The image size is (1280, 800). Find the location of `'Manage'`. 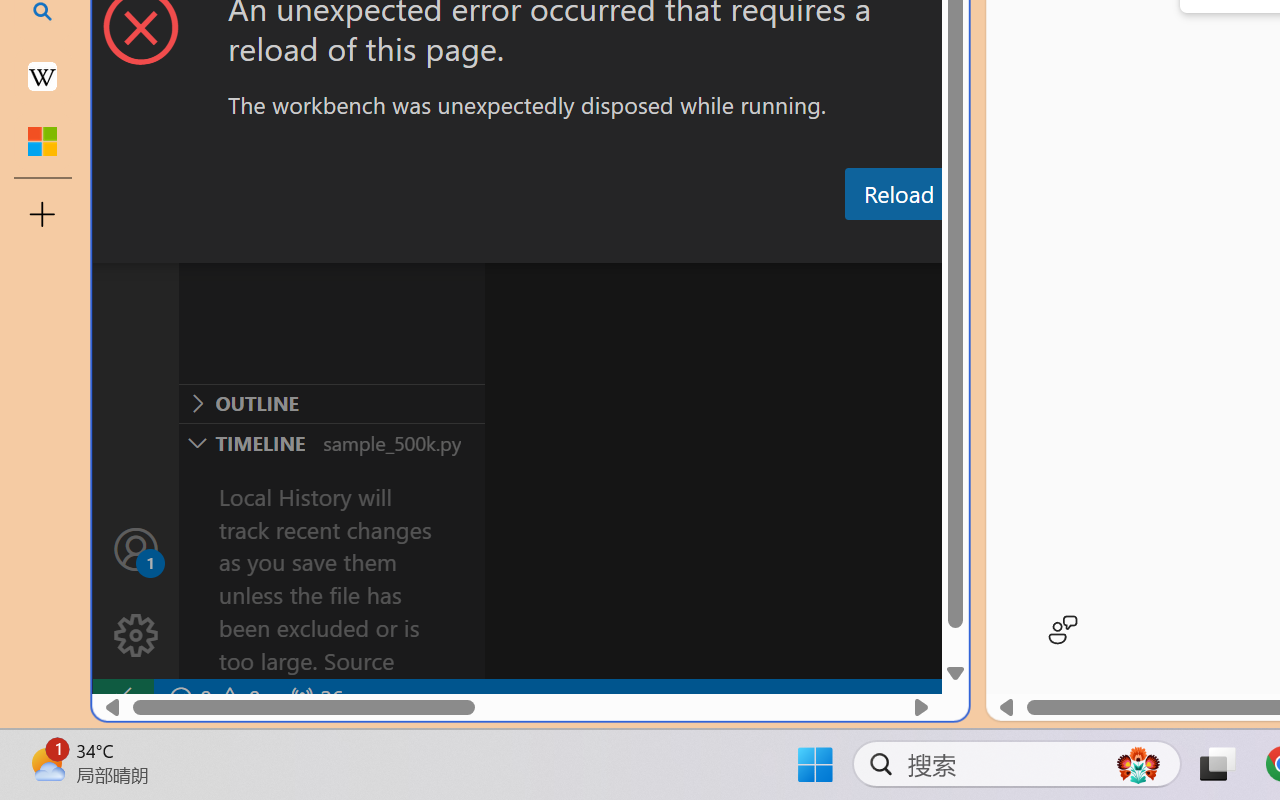

'Manage' is located at coordinates (134, 634).